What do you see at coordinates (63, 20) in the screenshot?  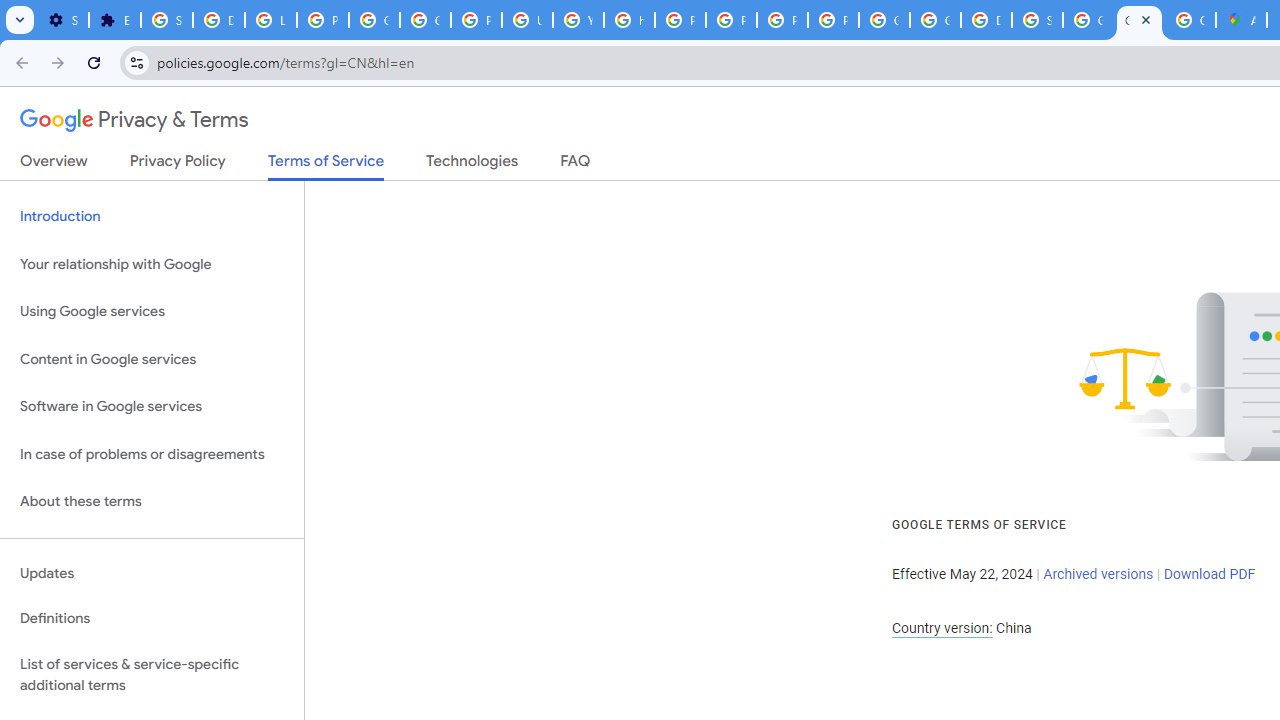 I see `'Settings - On startup'` at bounding box center [63, 20].